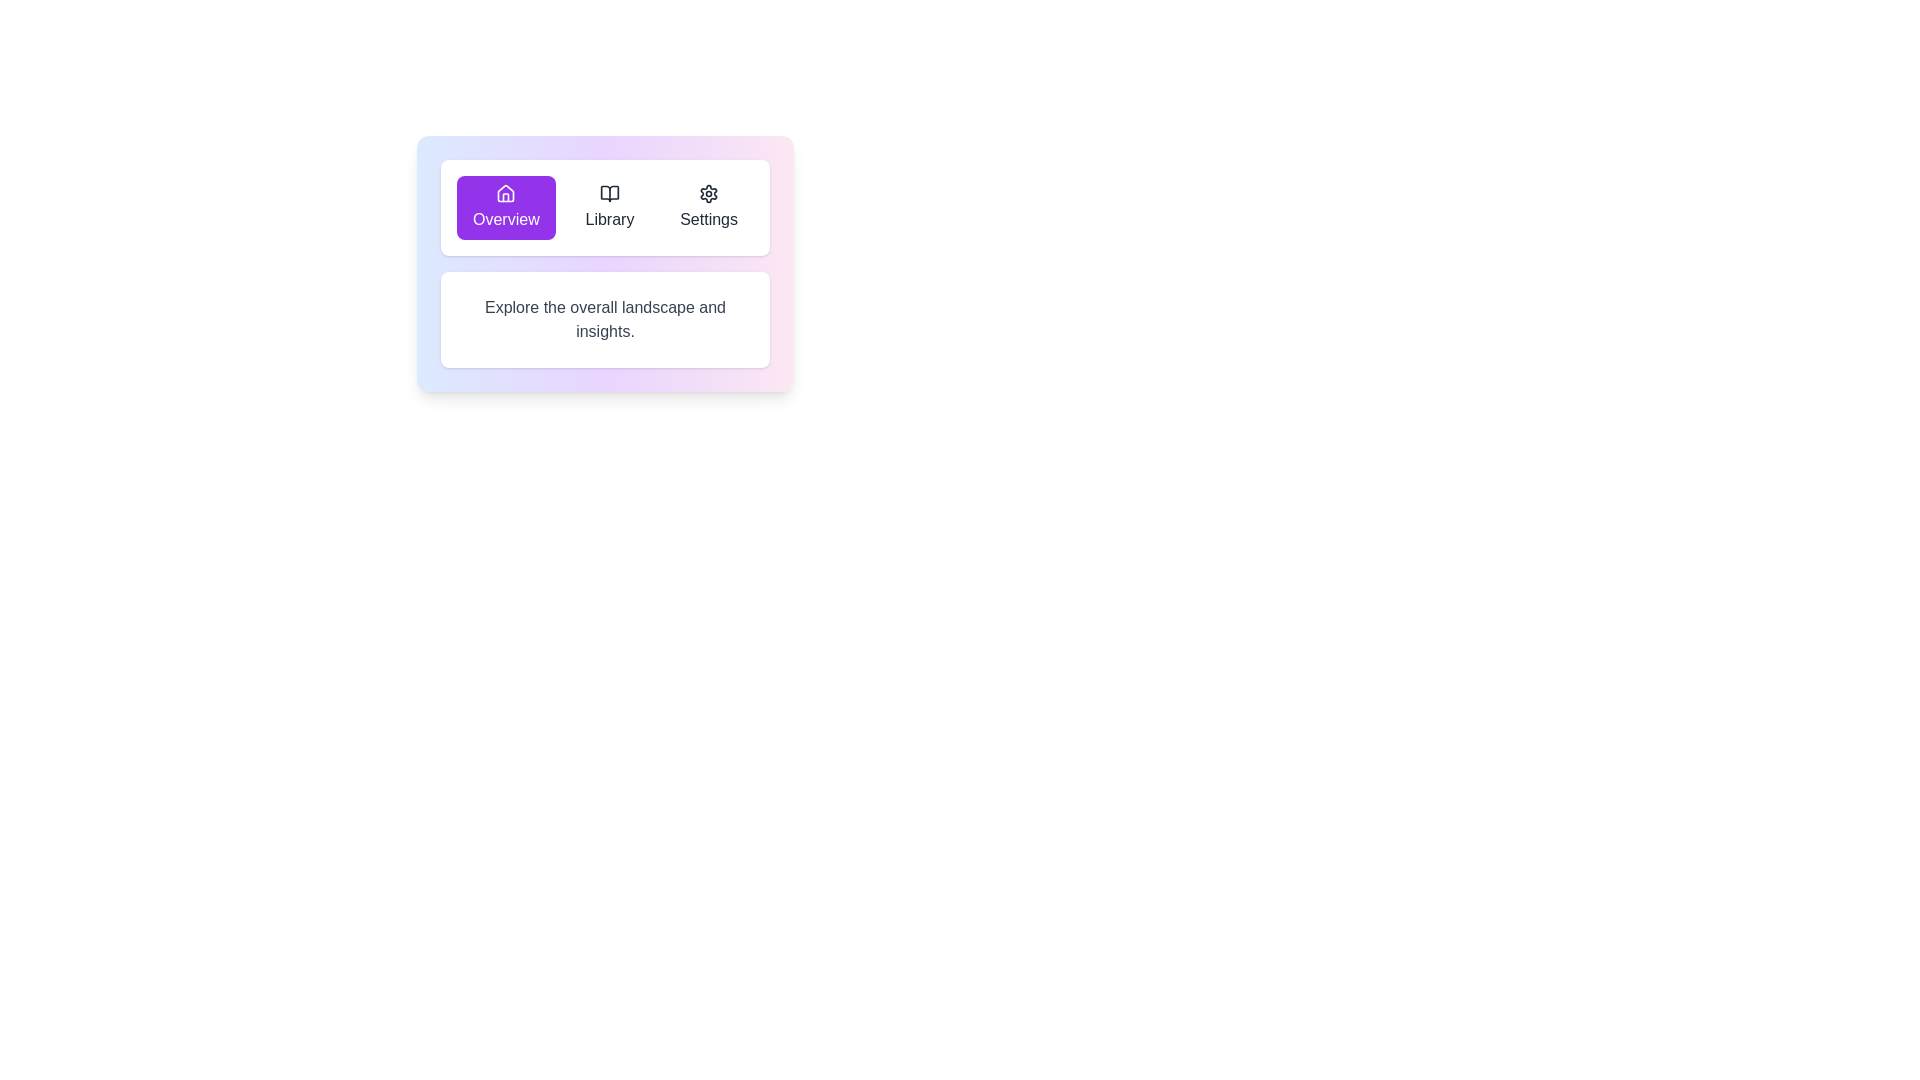  I want to click on the open book icon located in the top center section of the interface, positioned between the 'Overview' and 'Settings' buttons, so click(608, 193).